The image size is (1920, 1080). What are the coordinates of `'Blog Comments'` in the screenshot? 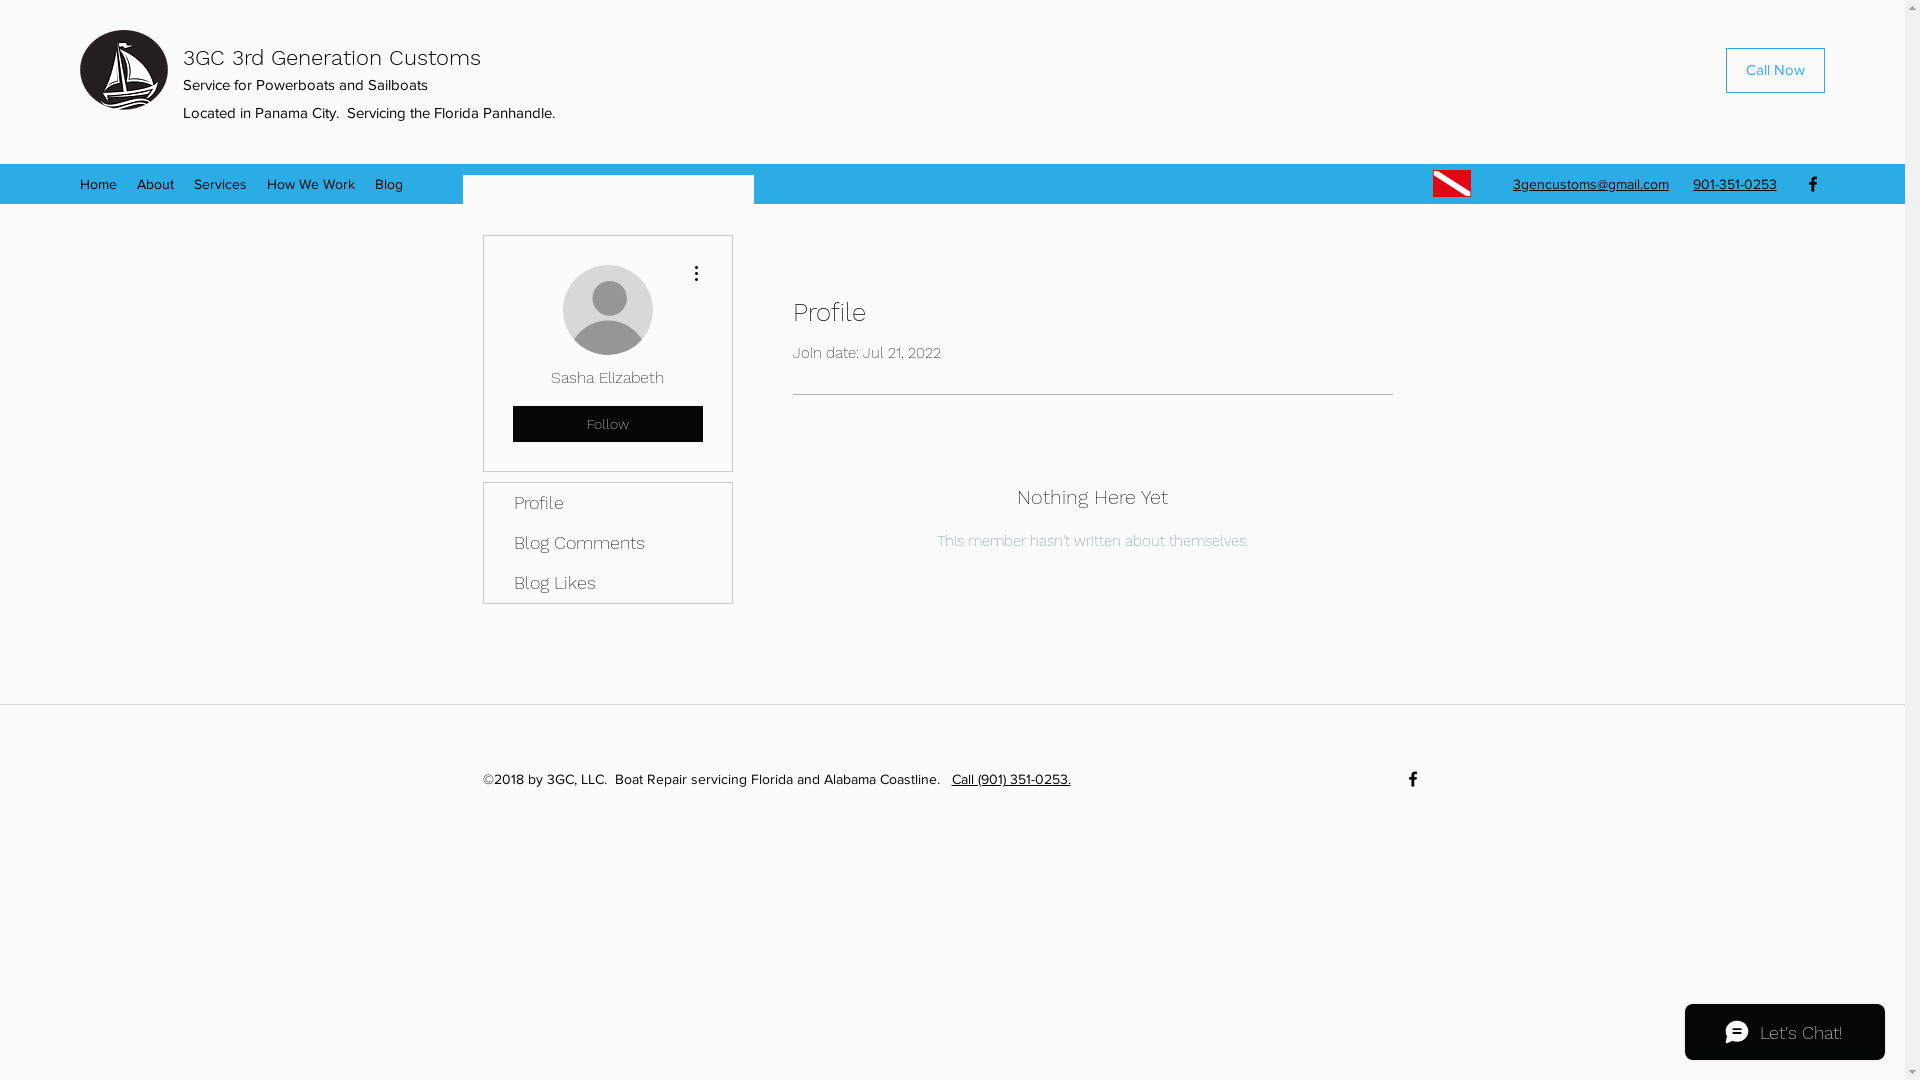 It's located at (607, 543).